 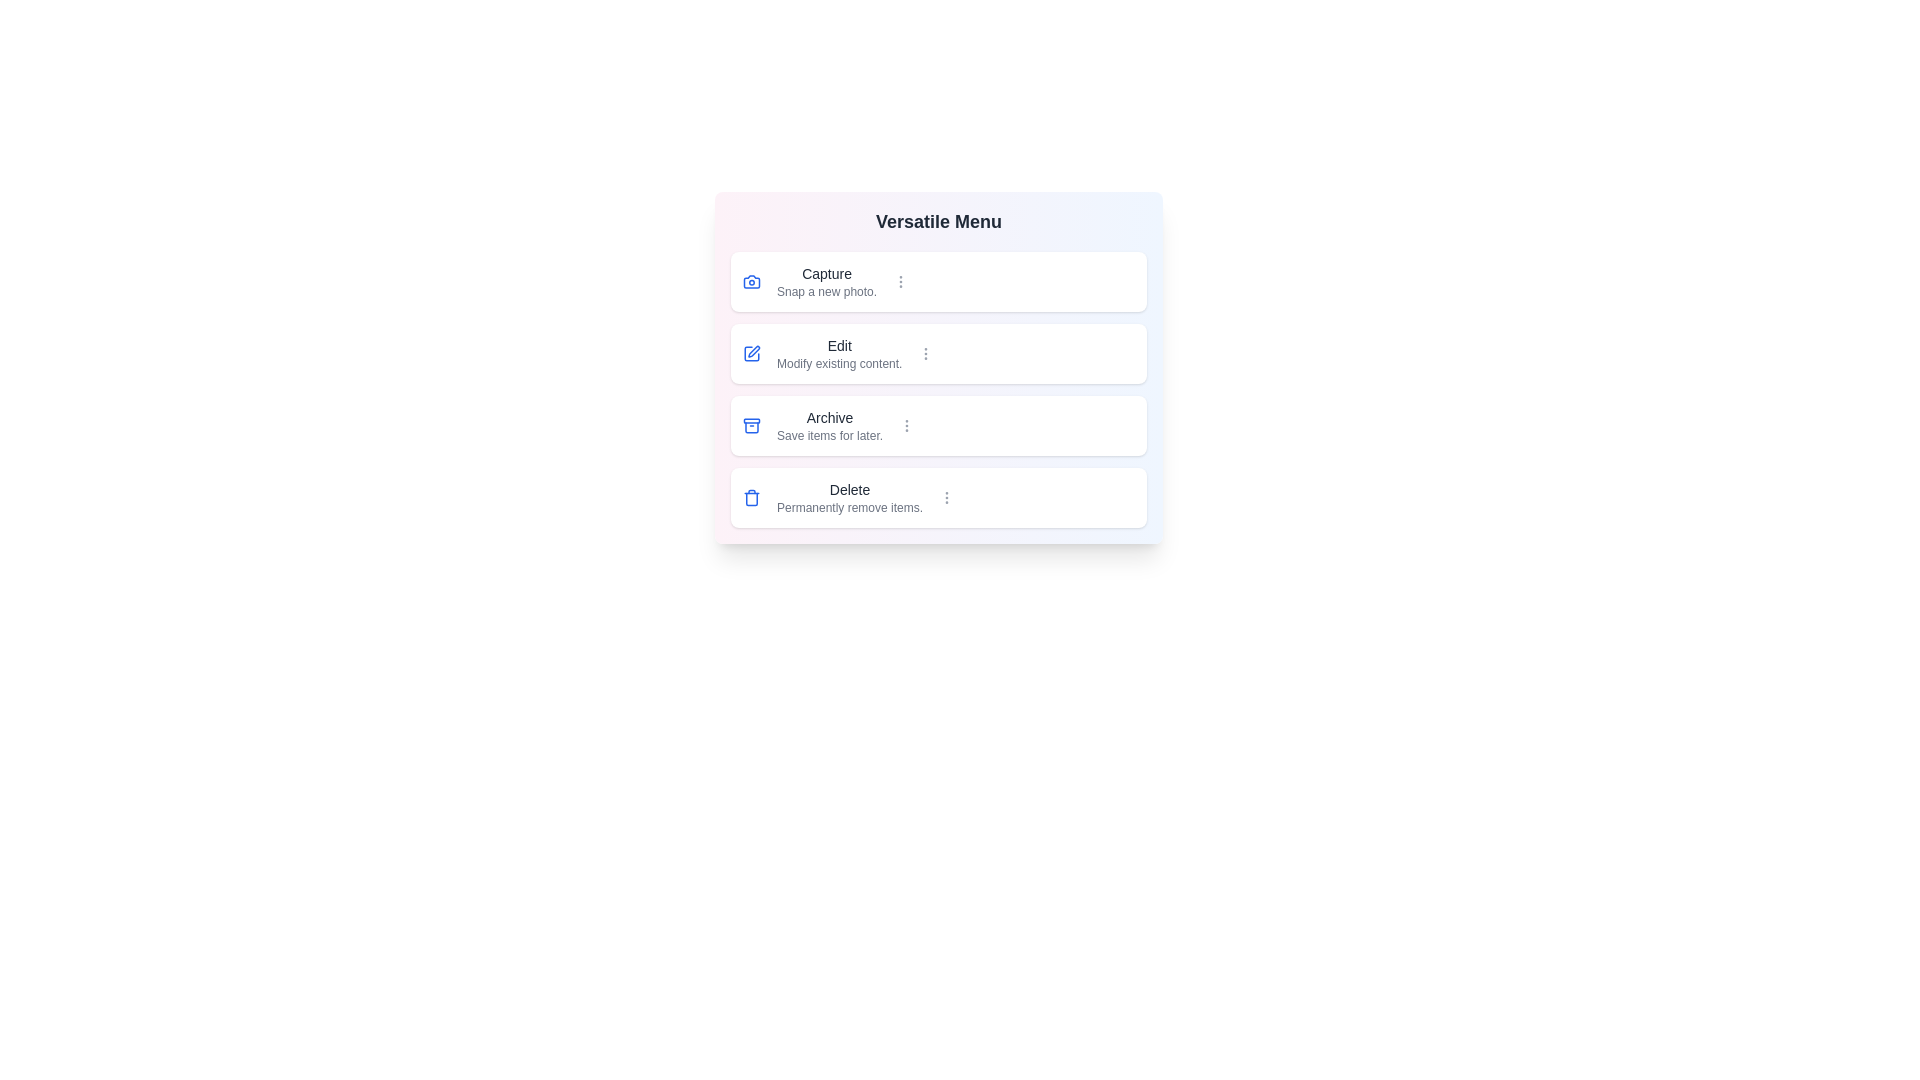 What do you see at coordinates (900, 281) in the screenshot?
I see `the ellipsis icon of the menu item corresponding to Capture` at bounding box center [900, 281].